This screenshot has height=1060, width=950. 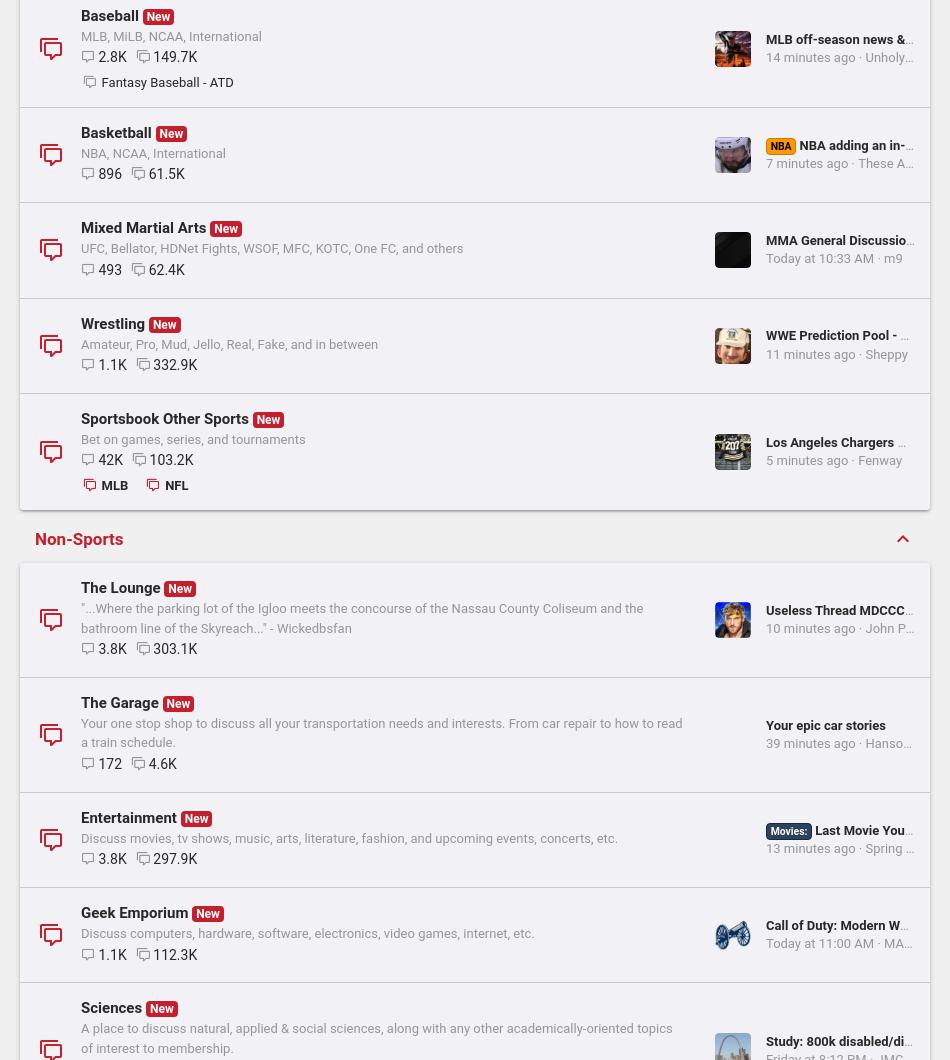 What do you see at coordinates (174, 975) in the screenshot?
I see `'396.1K'` at bounding box center [174, 975].